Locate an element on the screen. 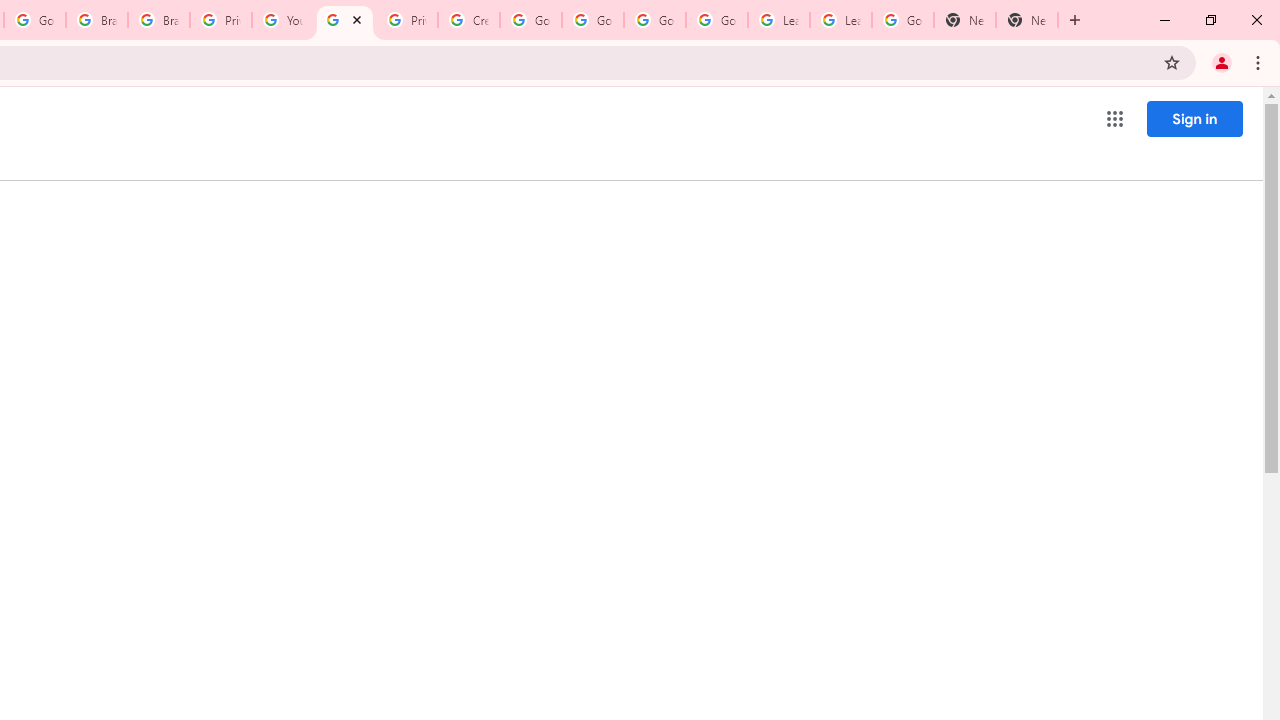 The image size is (1280, 720). 'Create your Google Account' is located at coordinates (468, 20).